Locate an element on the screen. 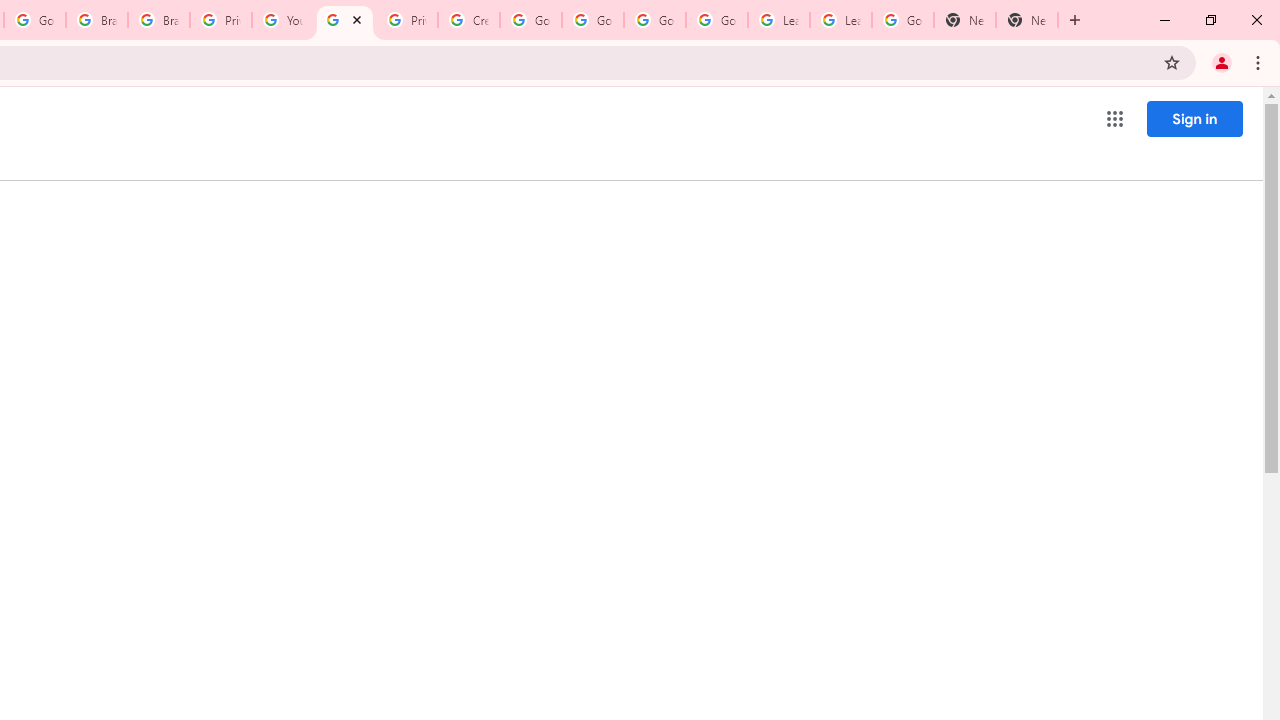 The image size is (1280, 720). 'Create your Google Account' is located at coordinates (468, 20).